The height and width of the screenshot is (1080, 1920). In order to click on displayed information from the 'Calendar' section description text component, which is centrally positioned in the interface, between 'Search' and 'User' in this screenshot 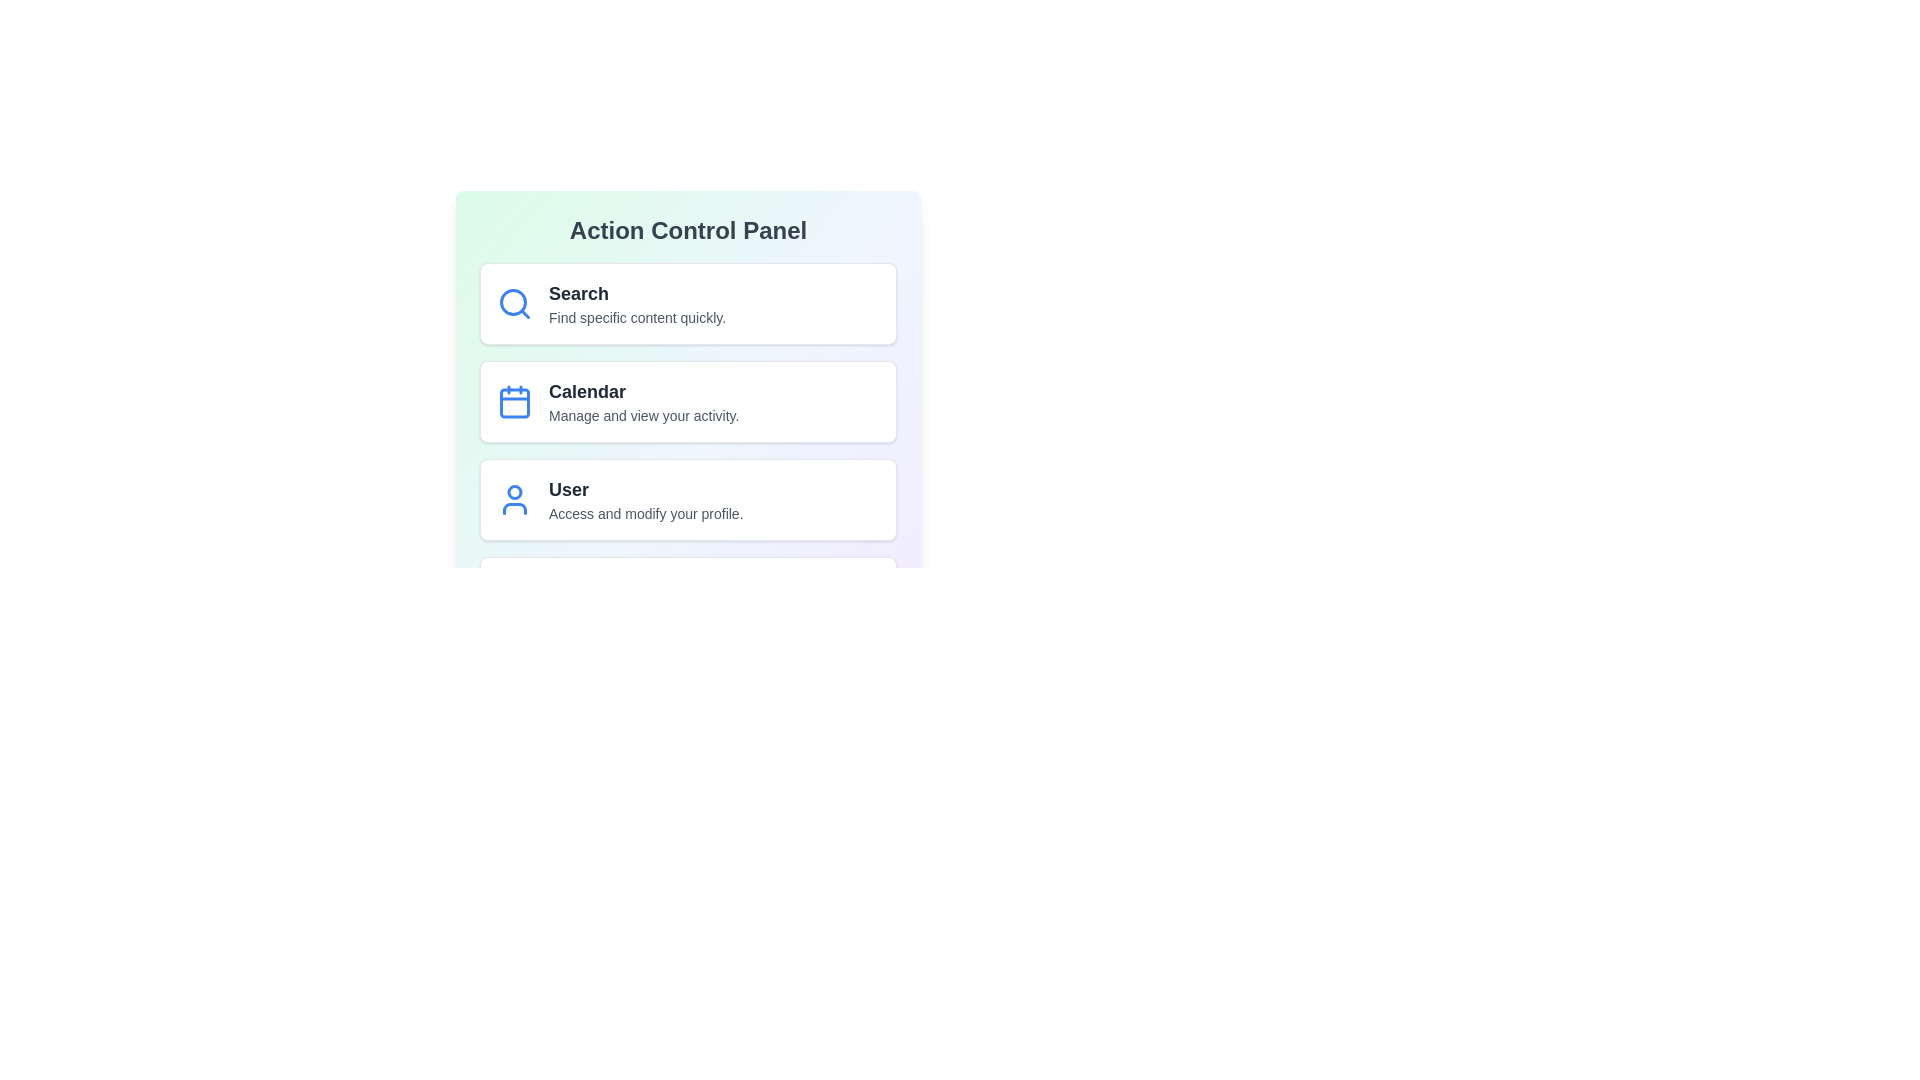, I will do `click(644, 401)`.